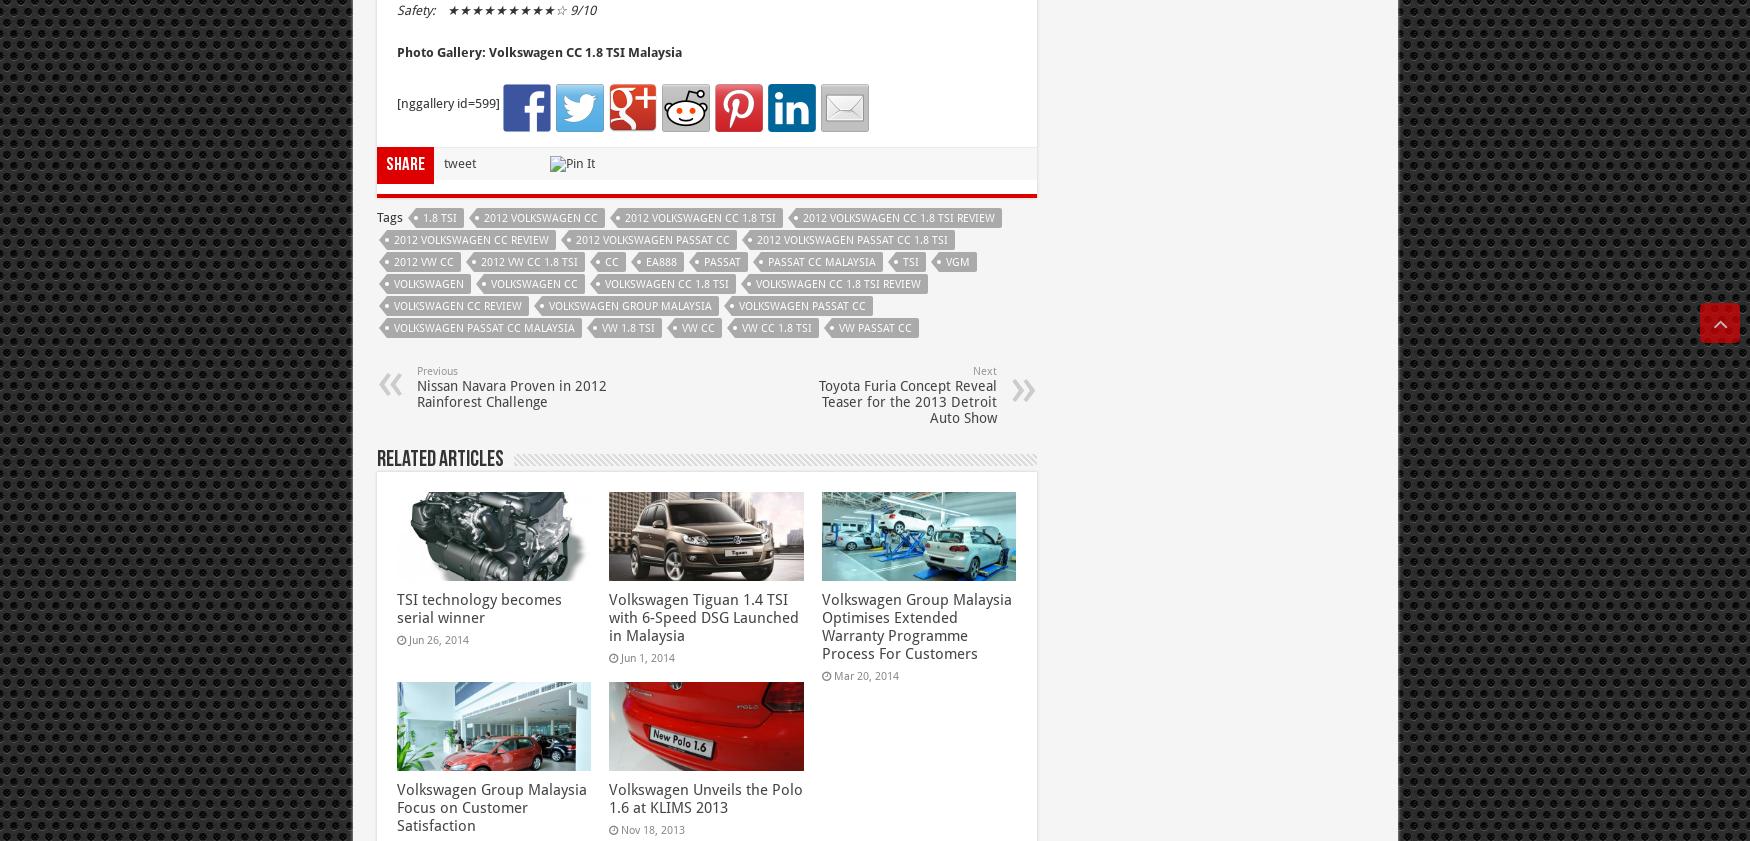  I want to click on '2012 Volkswagen Passat CC', so click(651, 238).